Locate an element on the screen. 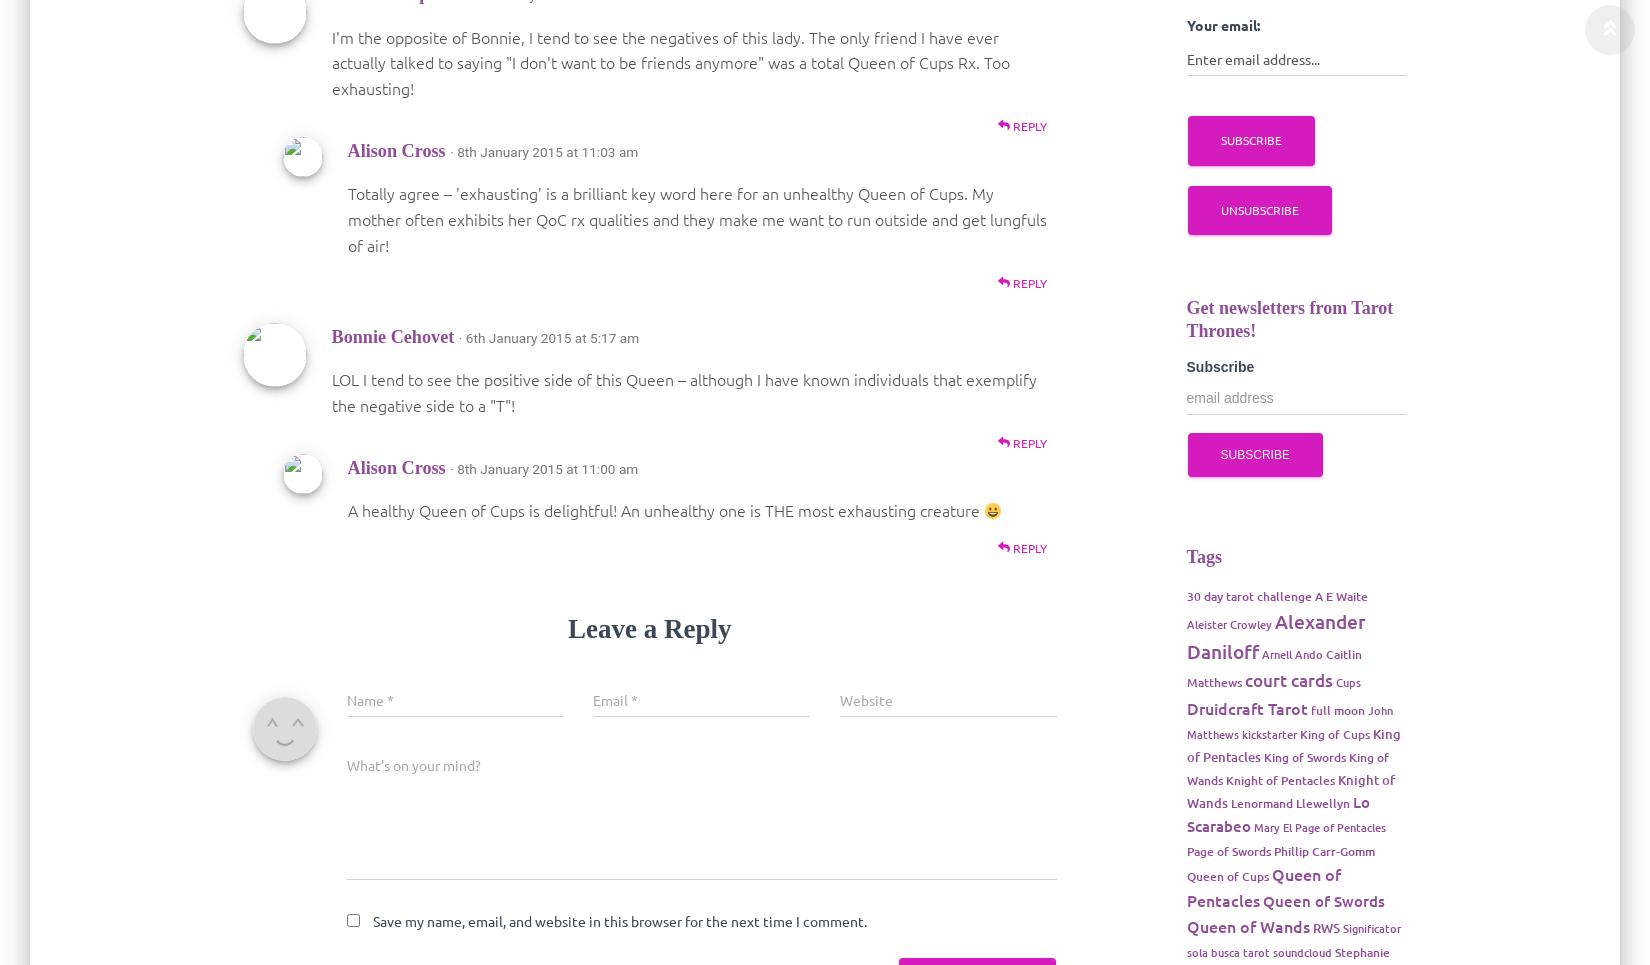 The image size is (1650, 965). 'Knight of Wands' is located at coordinates (1288, 791).